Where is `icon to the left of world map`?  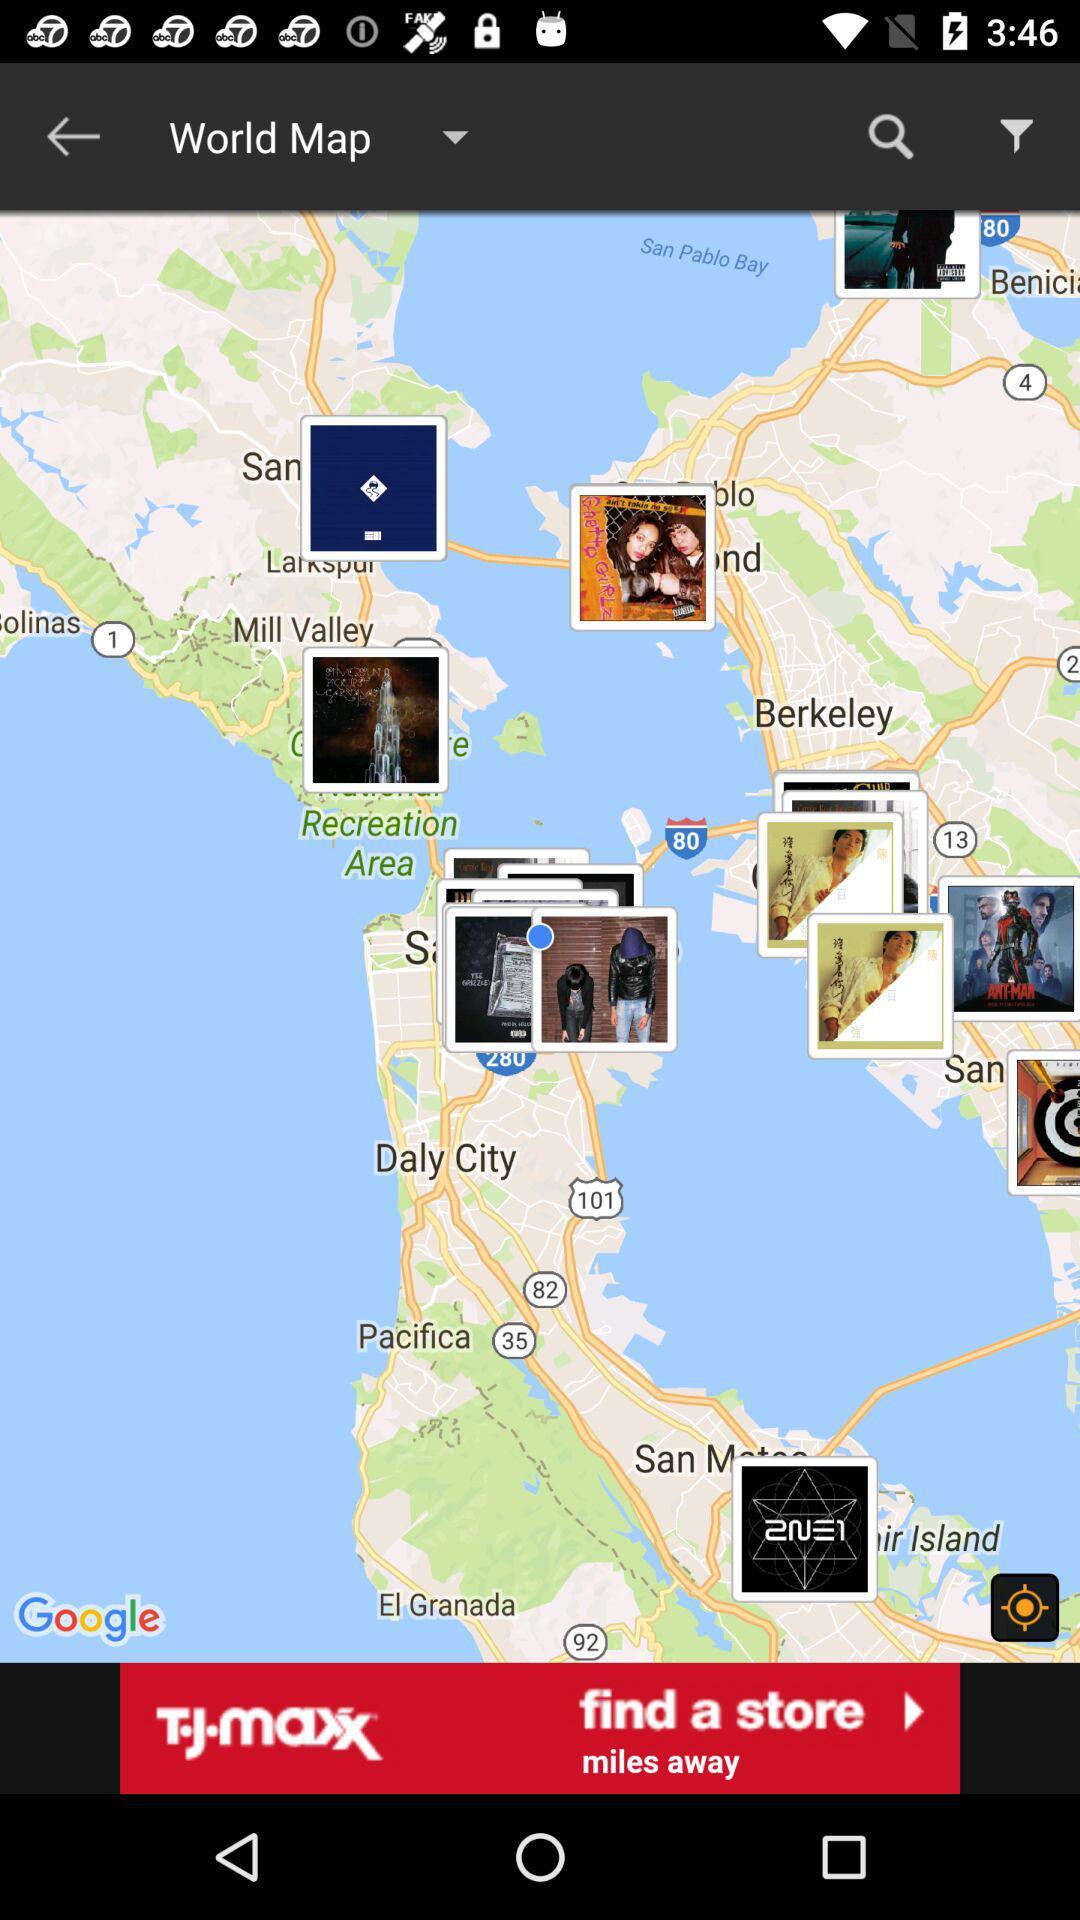 icon to the left of world map is located at coordinates (72, 135).